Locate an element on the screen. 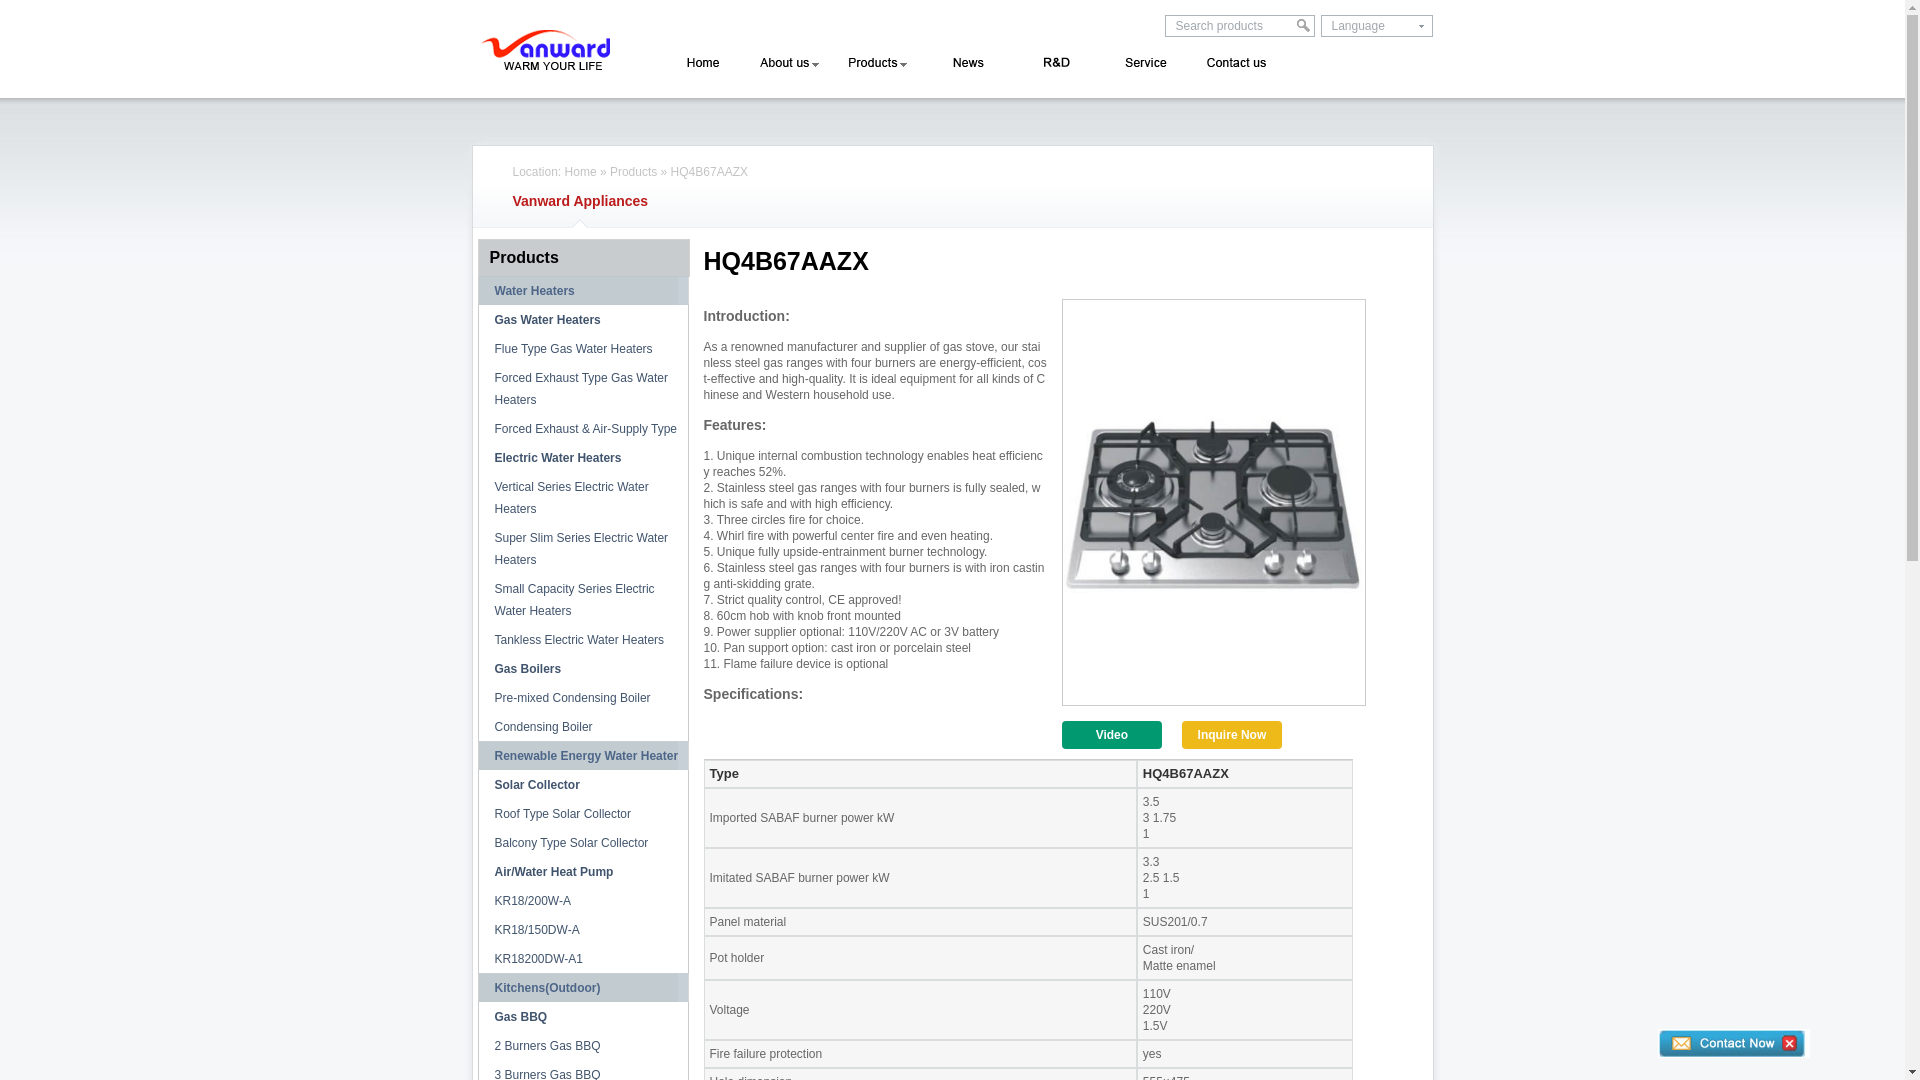 This screenshot has width=1920, height=1080. 'About us' is located at coordinates (788, 62).